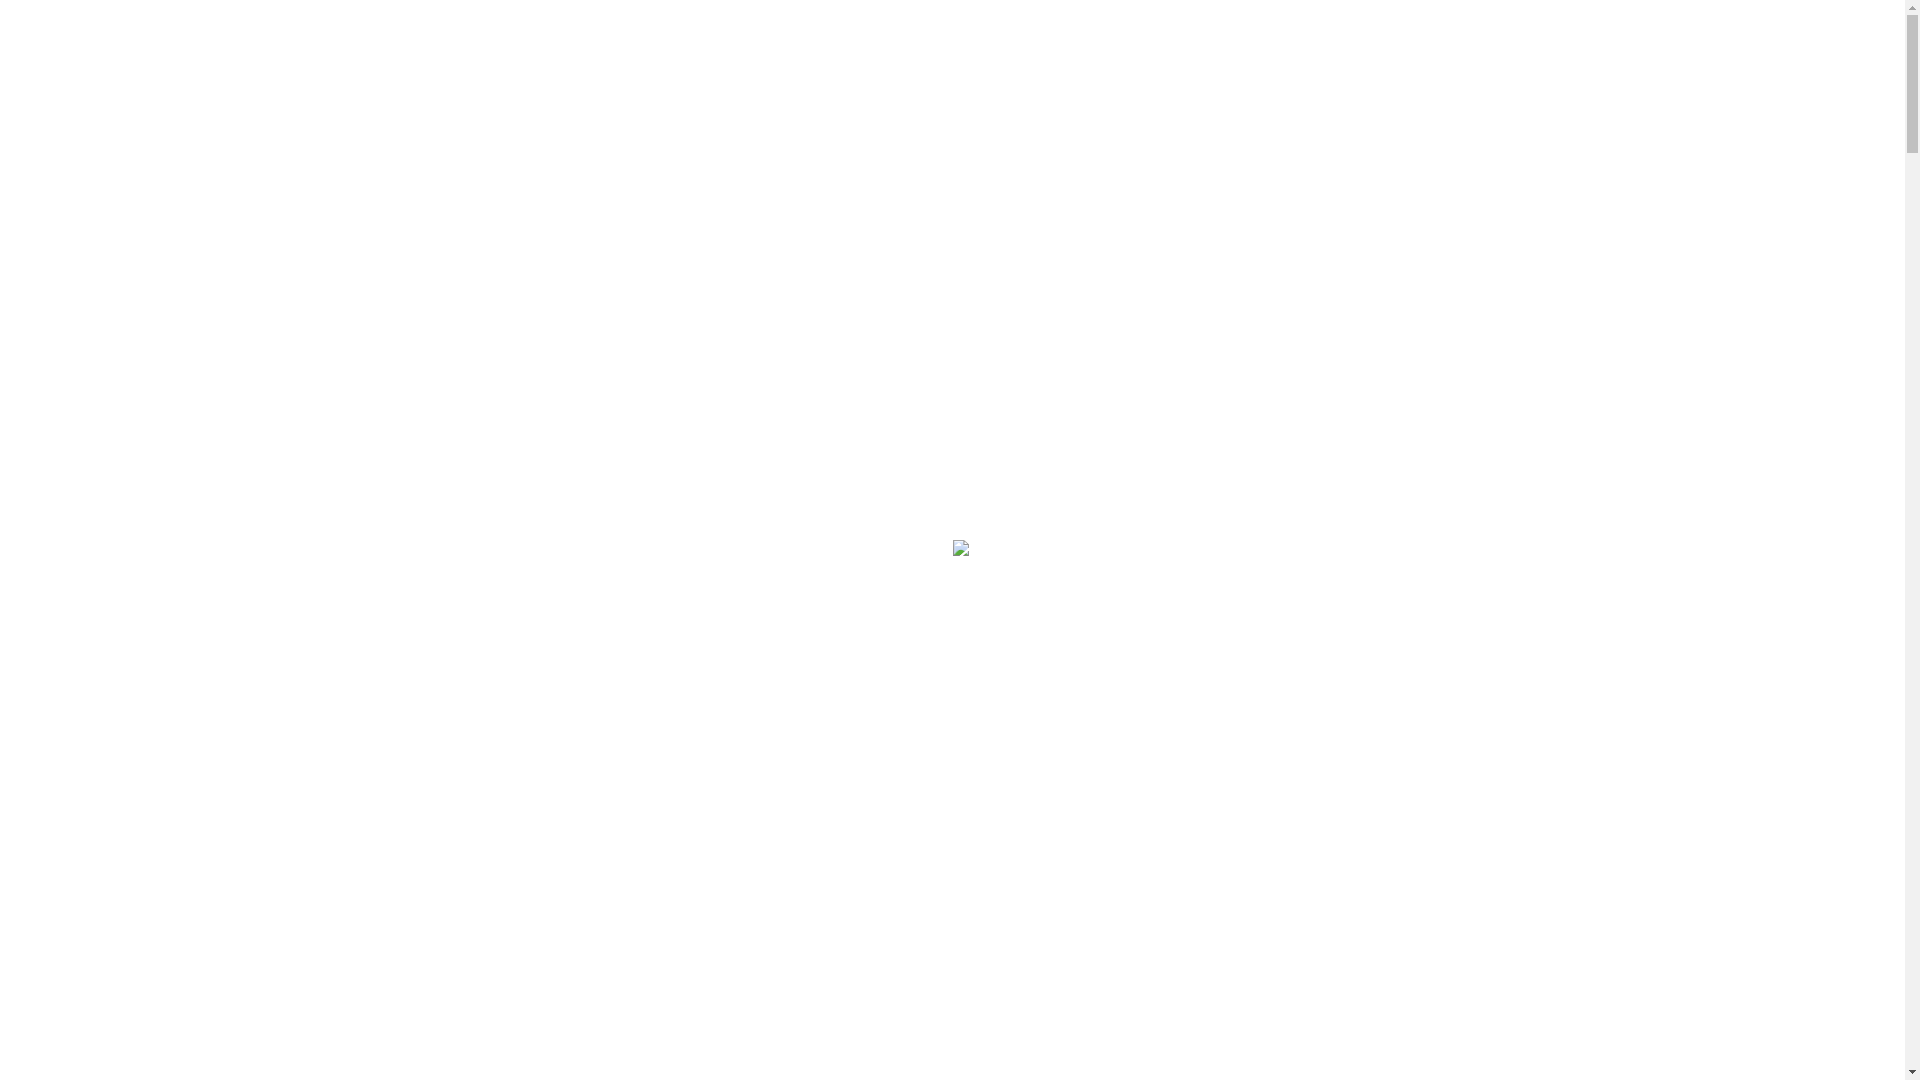 This screenshot has width=1920, height=1080. What do you see at coordinates (56, 16) in the screenshot?
I see `'Skip to content'` at bounding box center [56, 16].